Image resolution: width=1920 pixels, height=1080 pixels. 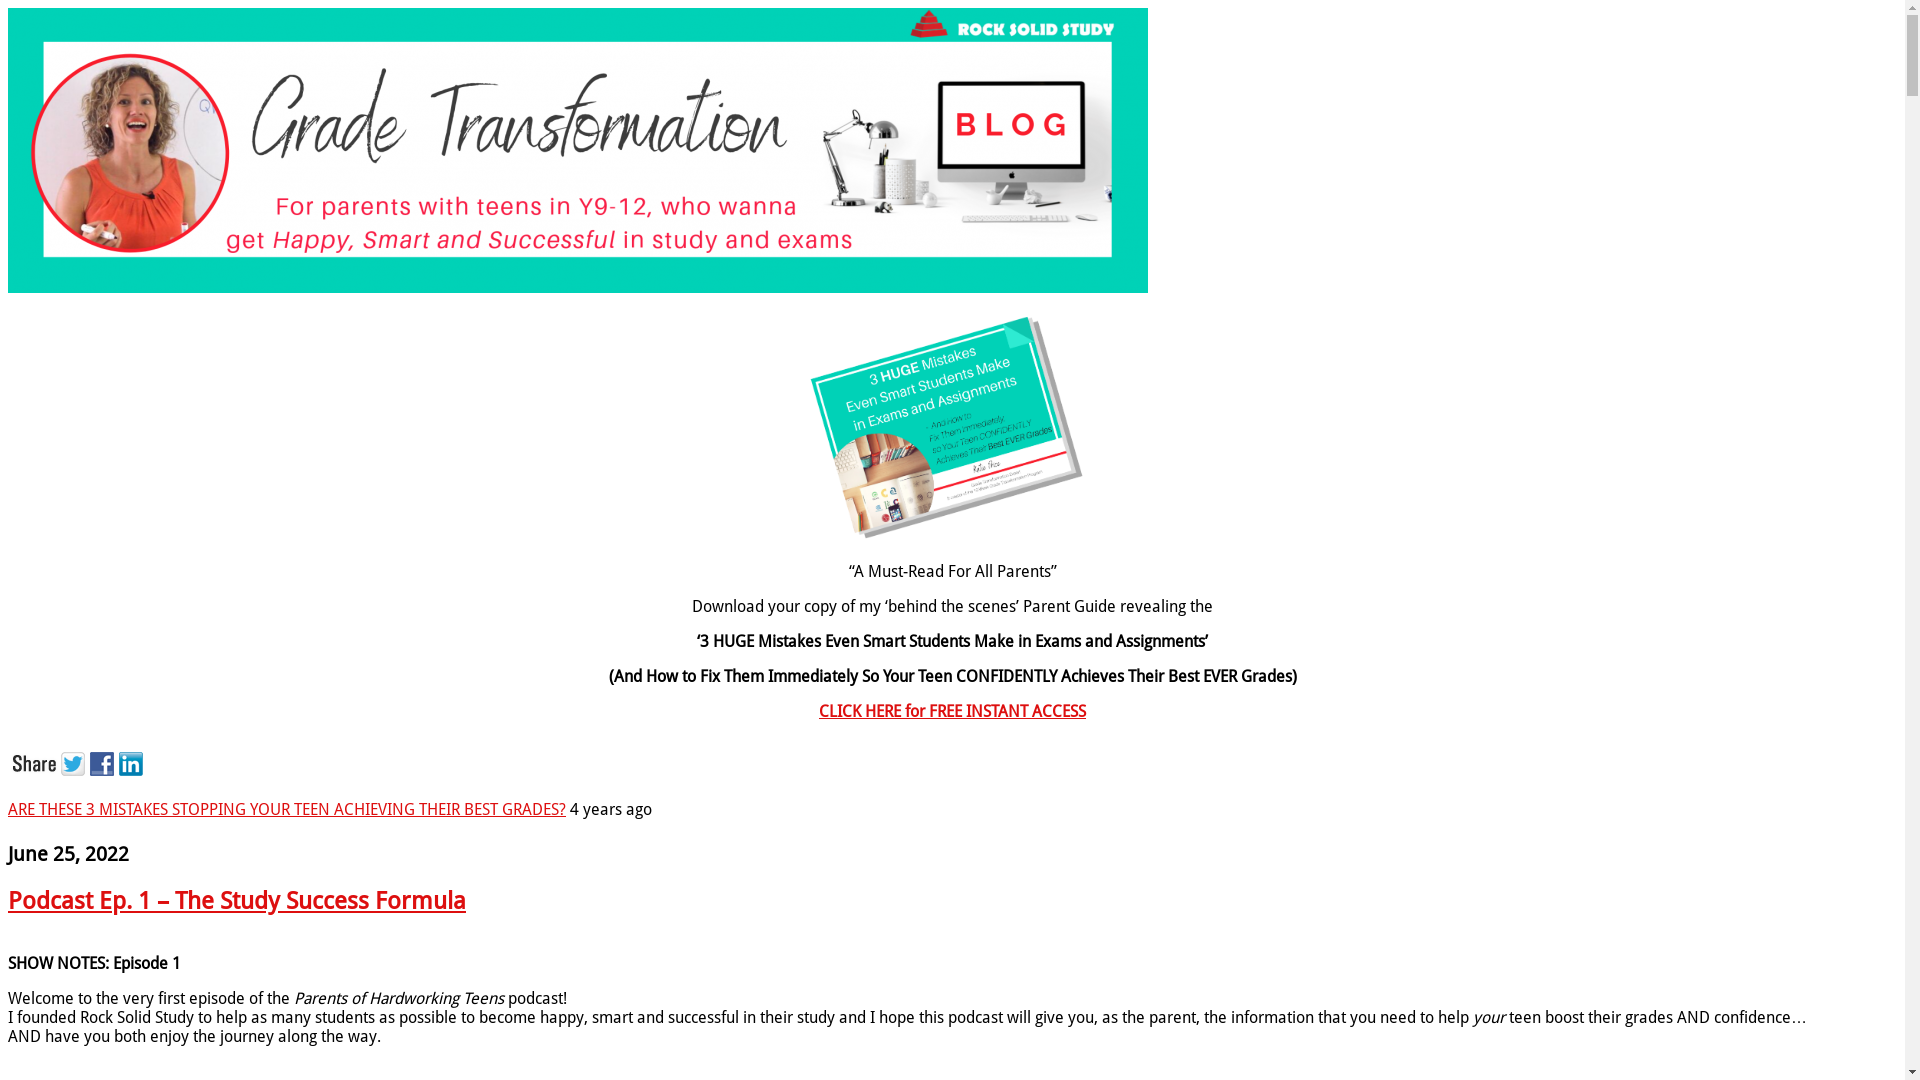 I want to click on 'Facebook', so click(x=103, y=761).